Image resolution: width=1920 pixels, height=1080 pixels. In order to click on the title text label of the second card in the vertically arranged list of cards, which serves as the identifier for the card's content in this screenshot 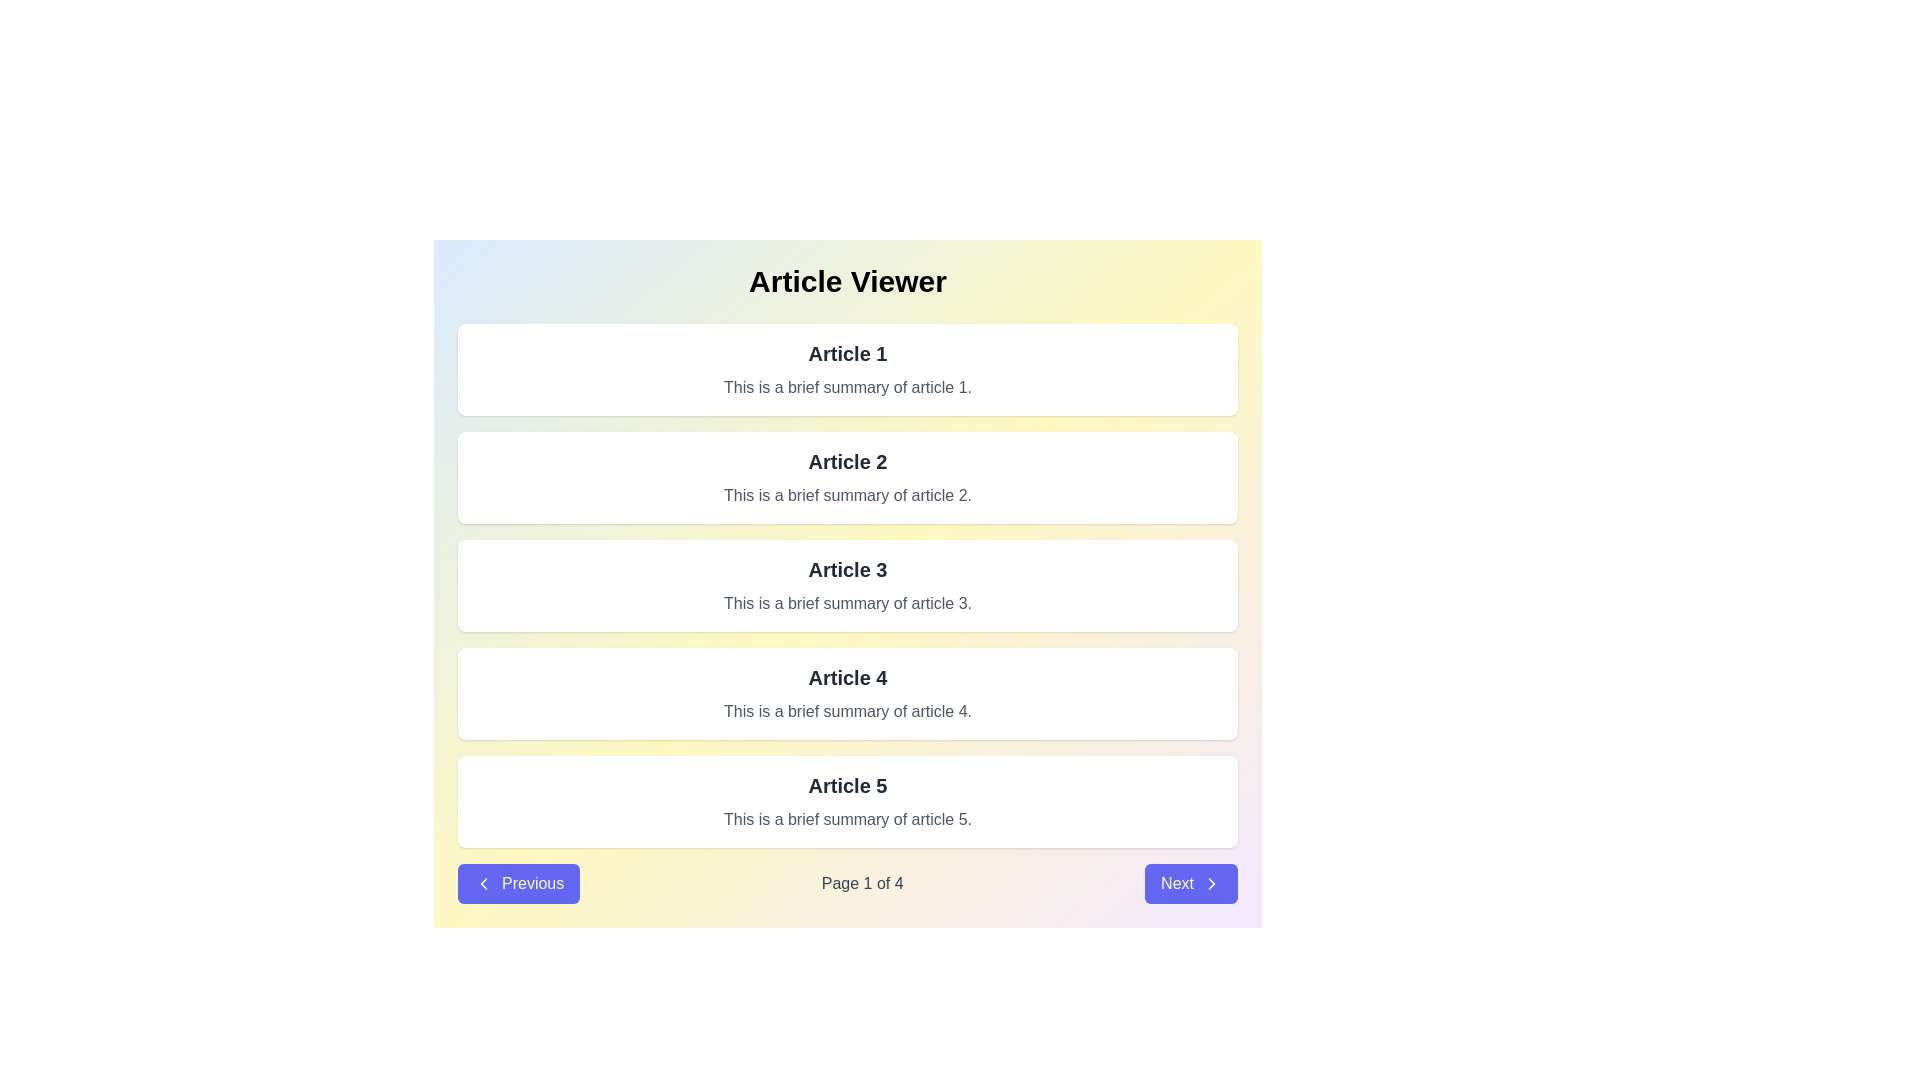, I will do `click(848, 462)`.